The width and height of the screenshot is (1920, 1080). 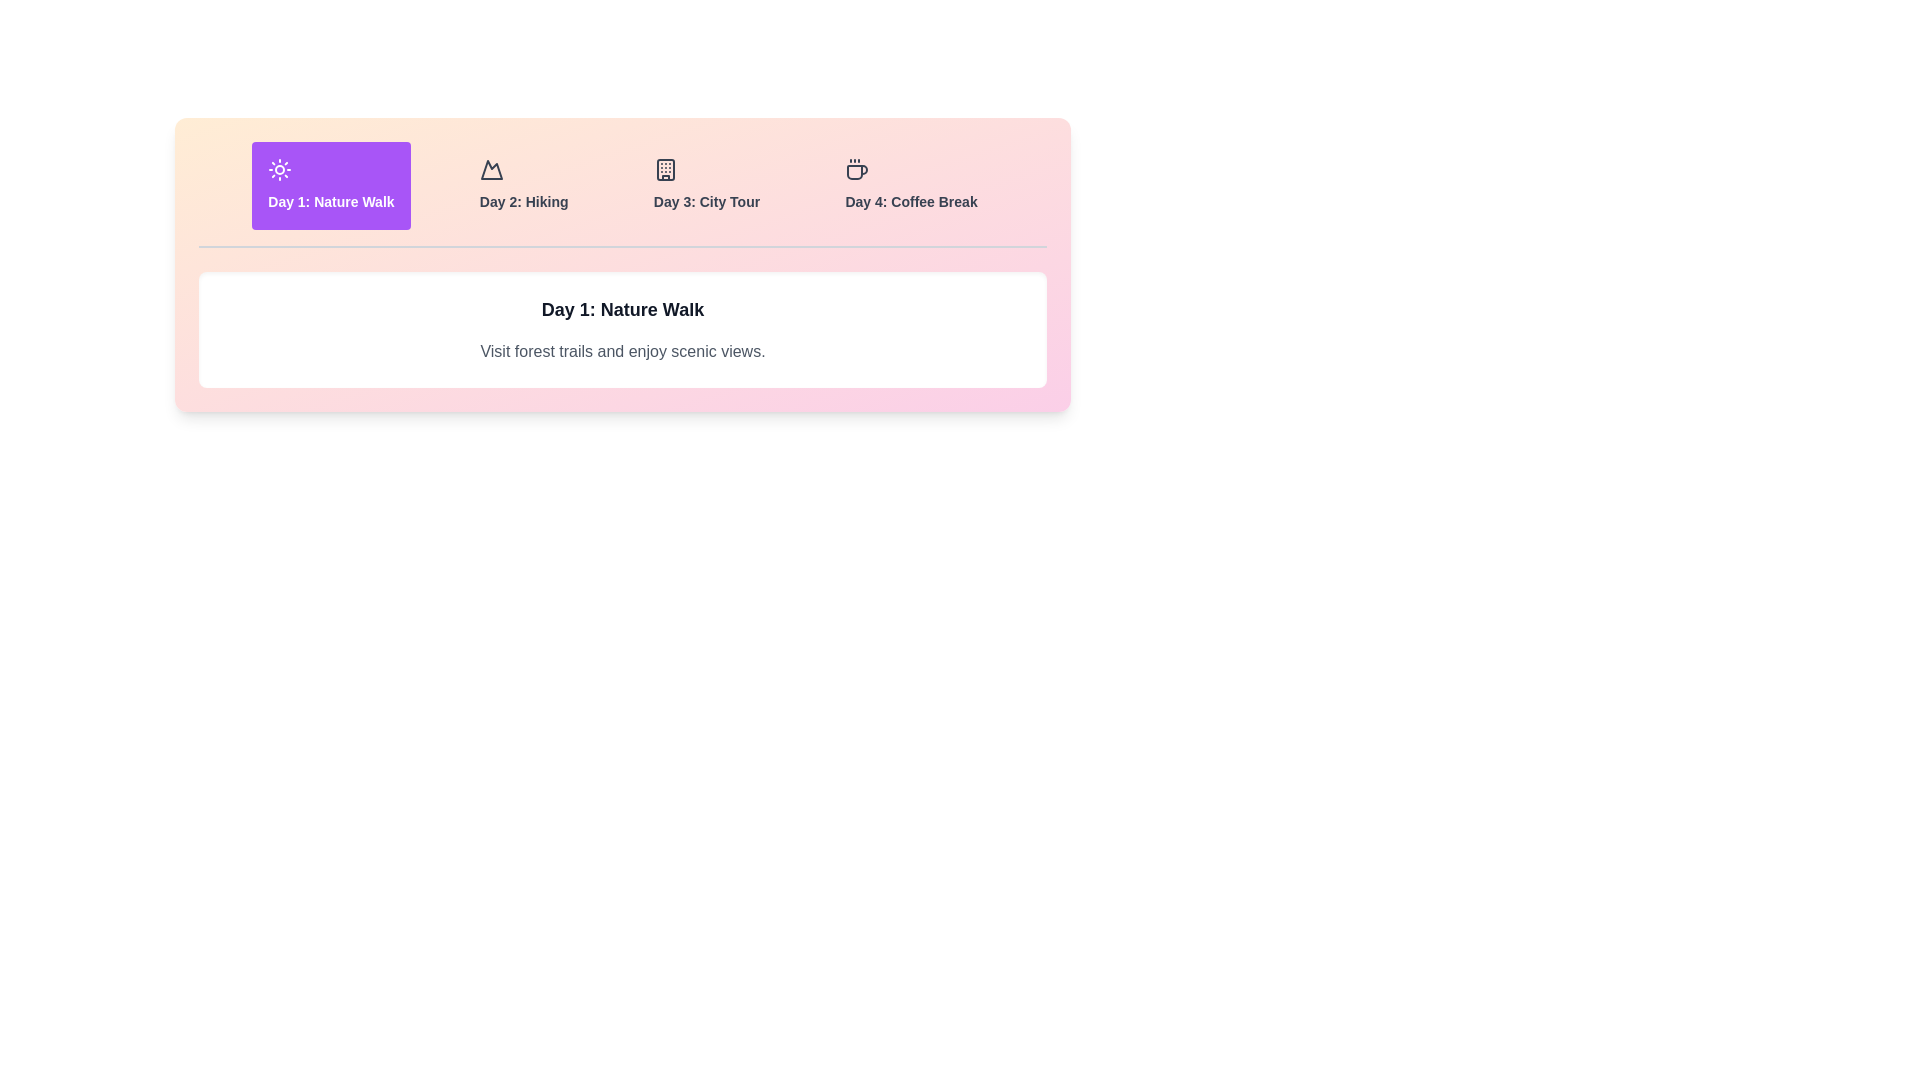 What do you see at coordinates (523, 185) in the screenshot?
I see `the tab corresponding to Day 2: Hiking` at bounding box center [523, 185].